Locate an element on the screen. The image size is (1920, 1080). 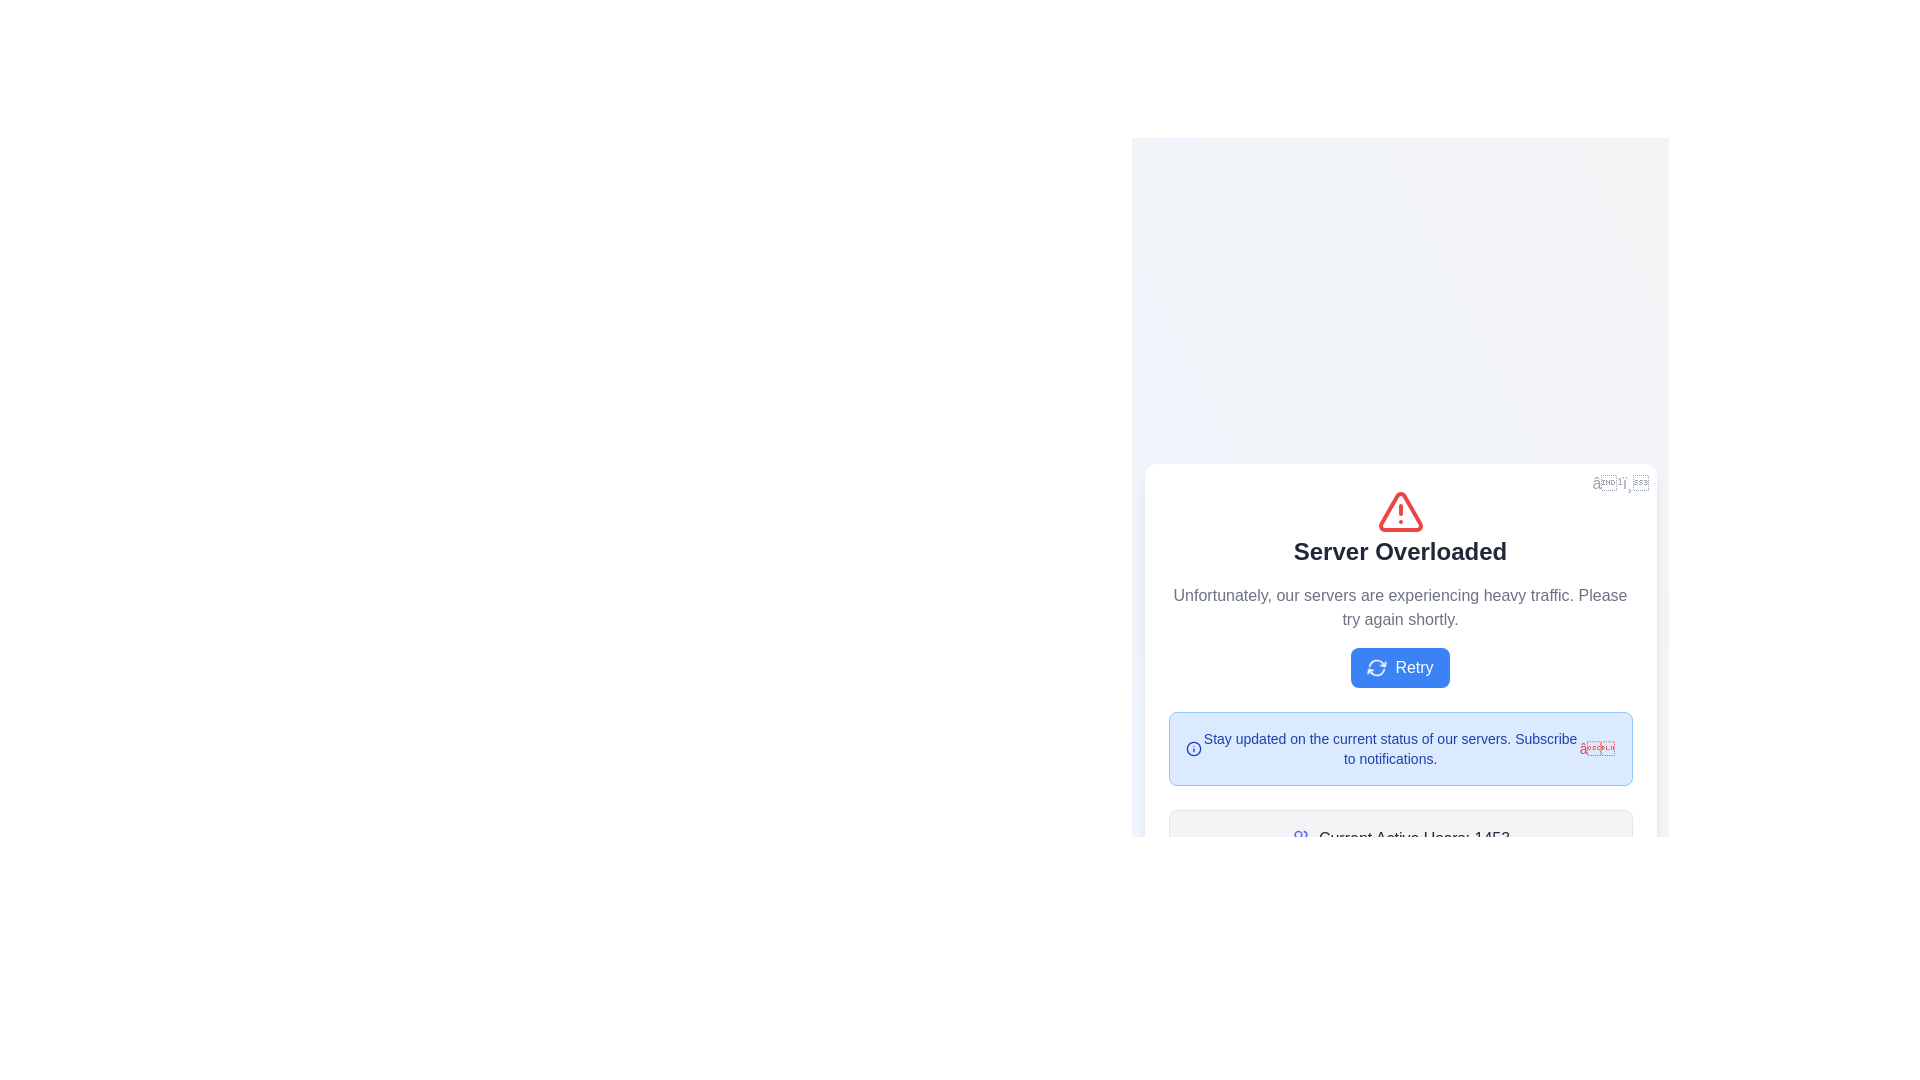
notification header text indicating the server overload status, which is located below a red warning icon and above the description text is located at coordinates (1399, 551).